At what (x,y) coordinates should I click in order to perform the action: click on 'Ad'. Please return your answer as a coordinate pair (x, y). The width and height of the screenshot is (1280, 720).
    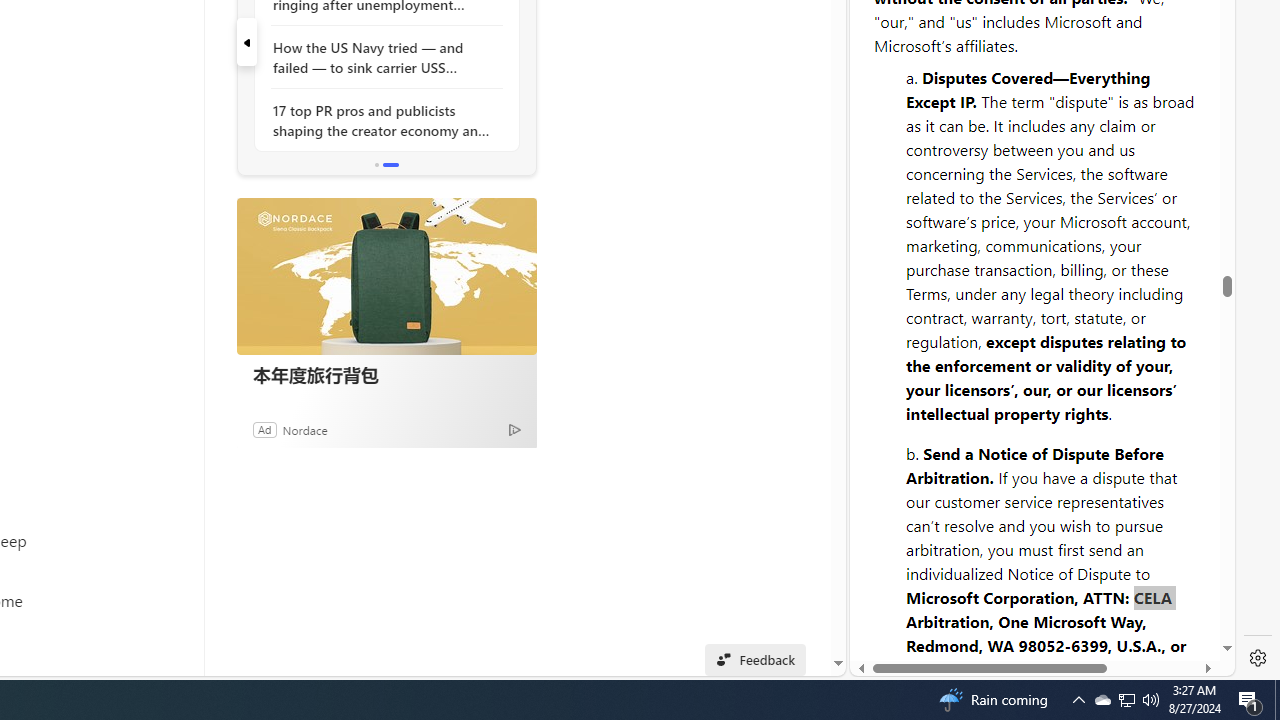
    Looking at the image, I should click on (263, 428).